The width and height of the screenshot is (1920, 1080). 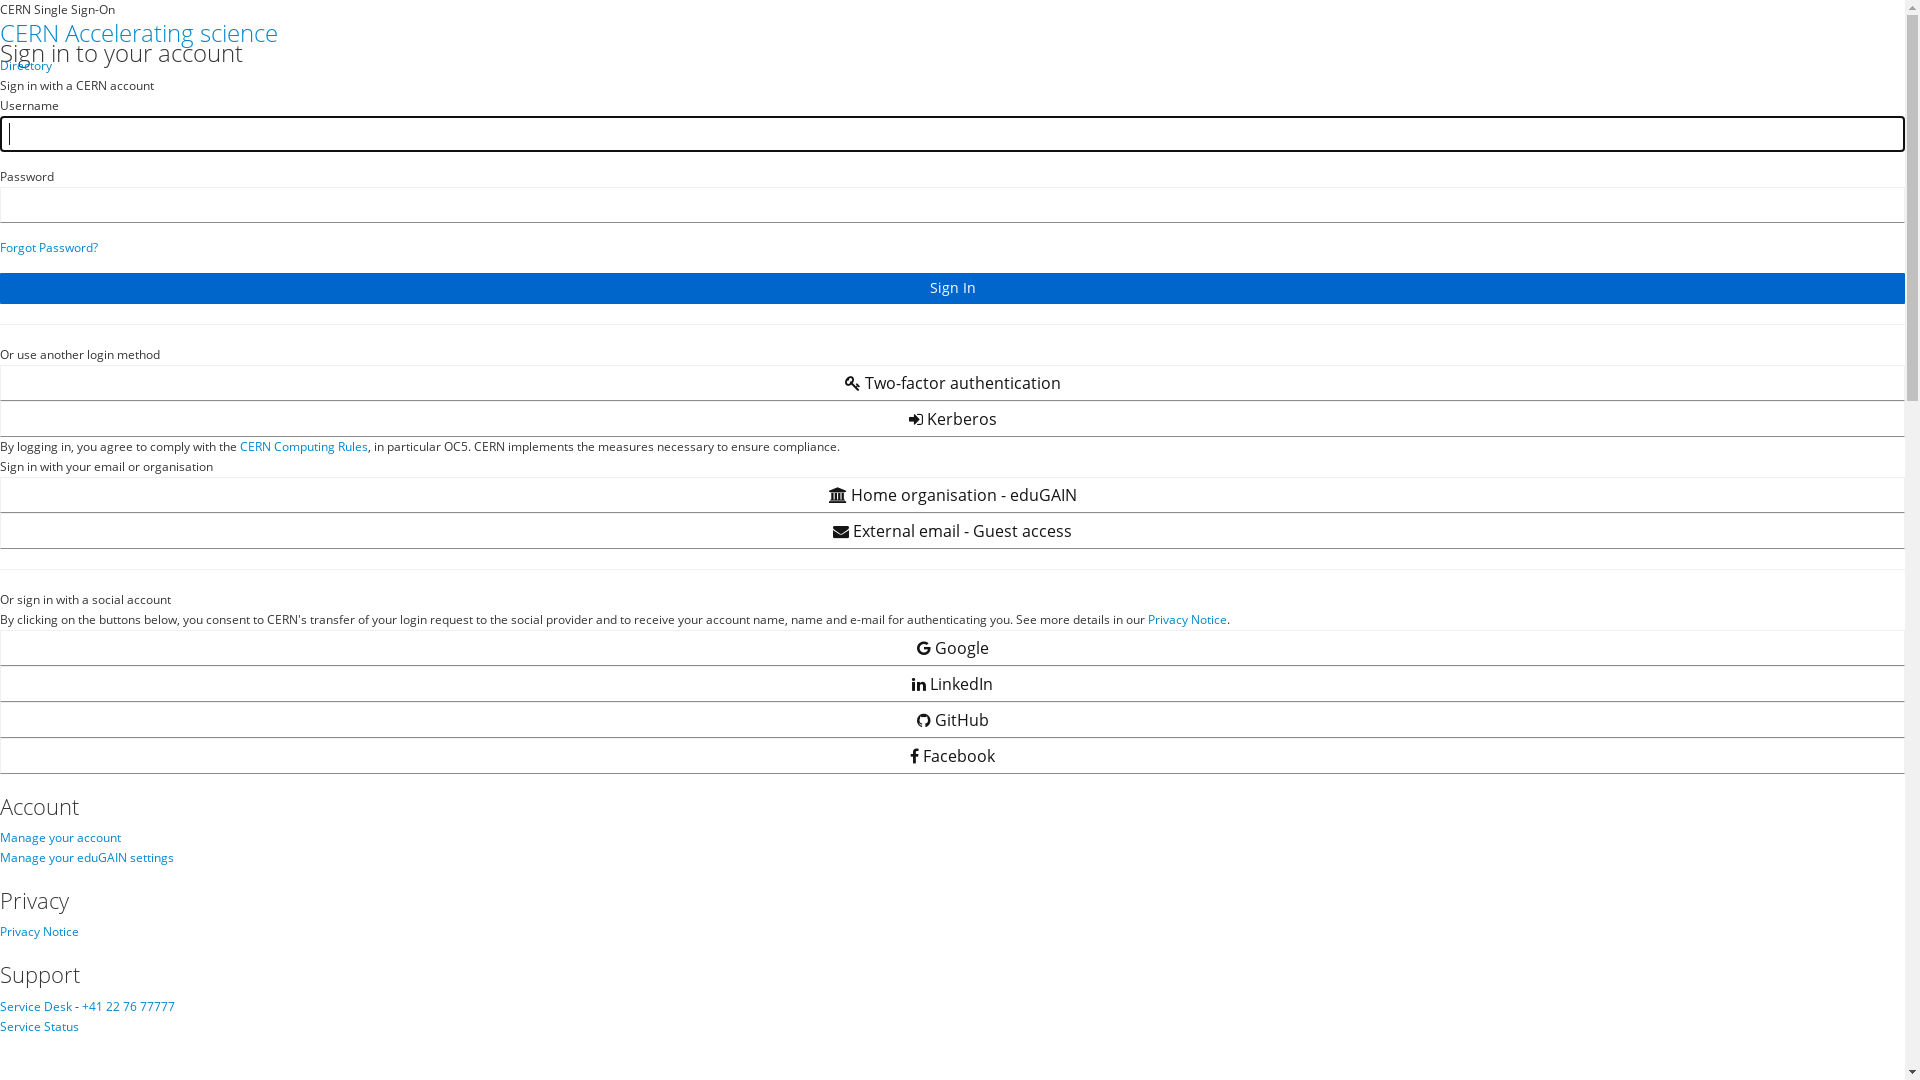 I want to click on 'Two-factor authentication', so click(x=951, y=382).